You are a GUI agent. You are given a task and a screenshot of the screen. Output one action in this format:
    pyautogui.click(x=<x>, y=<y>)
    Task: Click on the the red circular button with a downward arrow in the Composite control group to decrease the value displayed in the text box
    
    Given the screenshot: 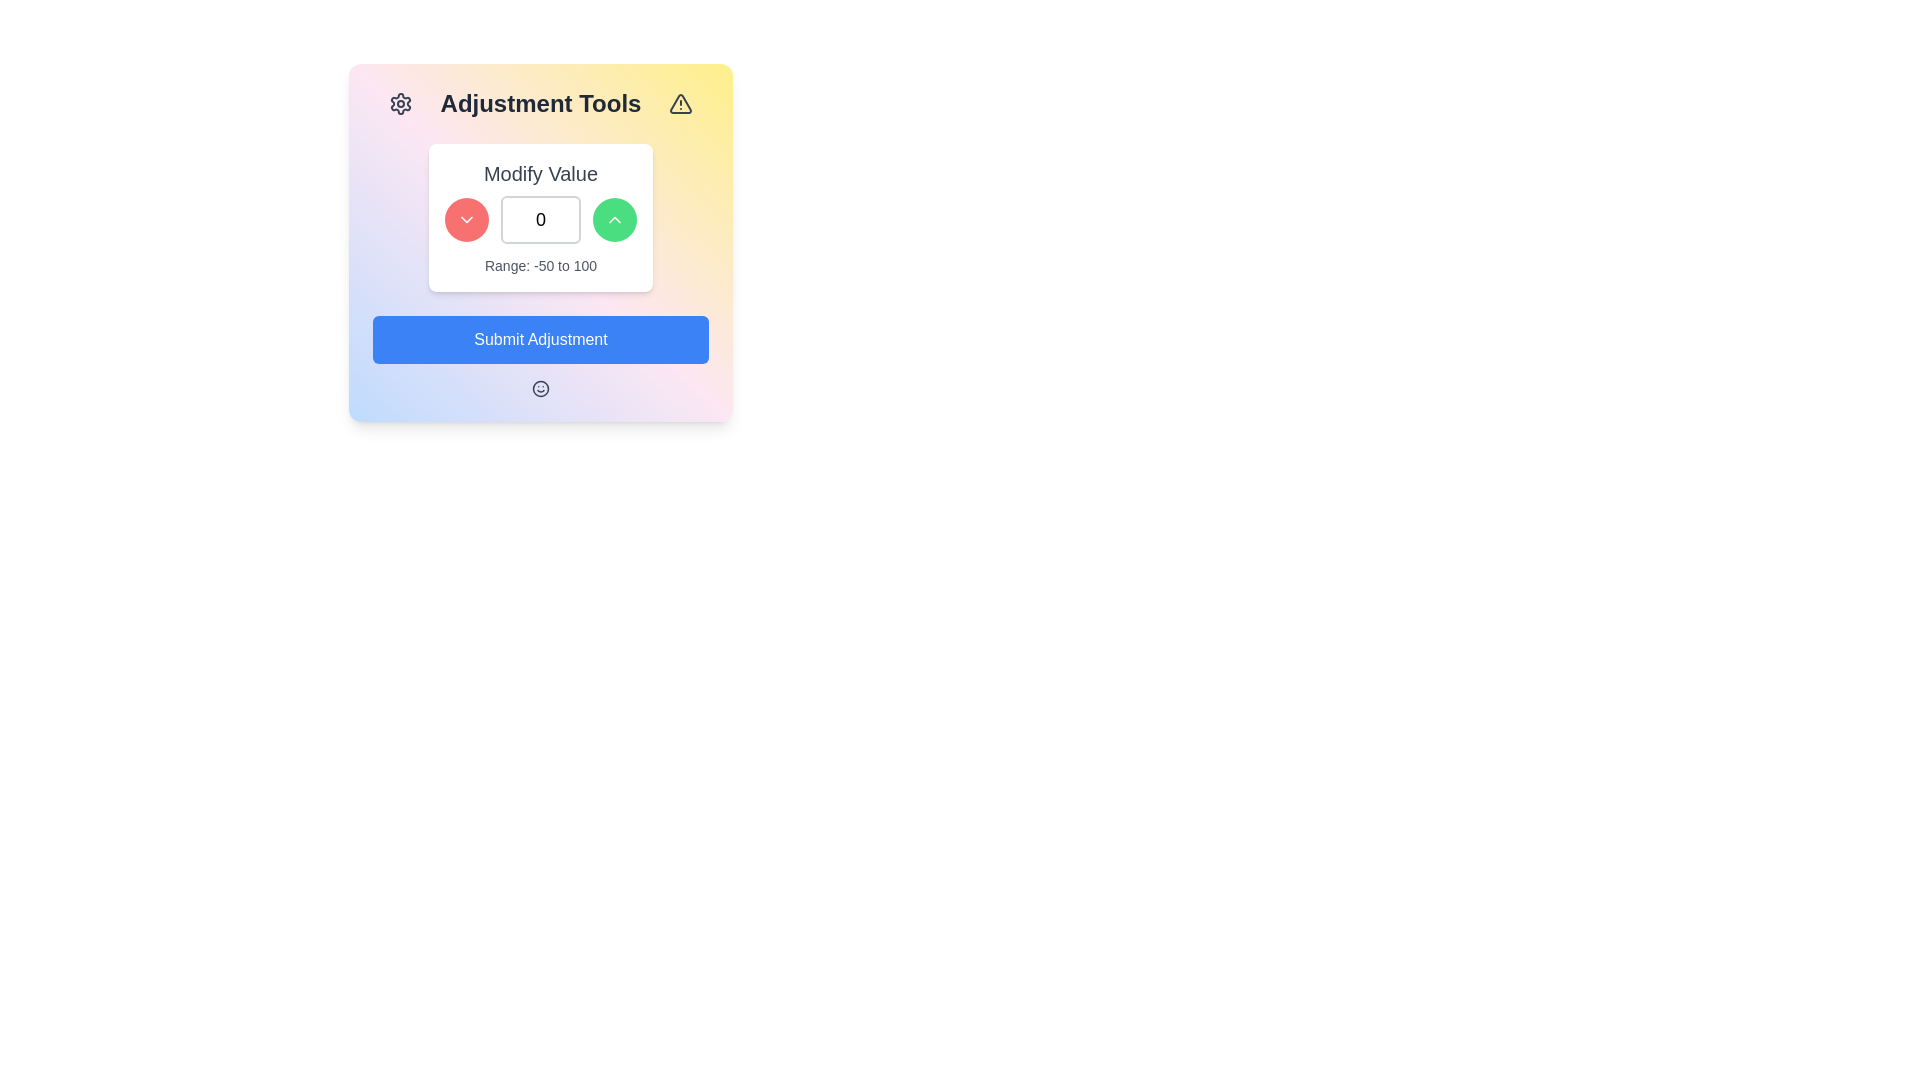 What is the action you would take?
    pyautogui.click(x=541, y=219)
    